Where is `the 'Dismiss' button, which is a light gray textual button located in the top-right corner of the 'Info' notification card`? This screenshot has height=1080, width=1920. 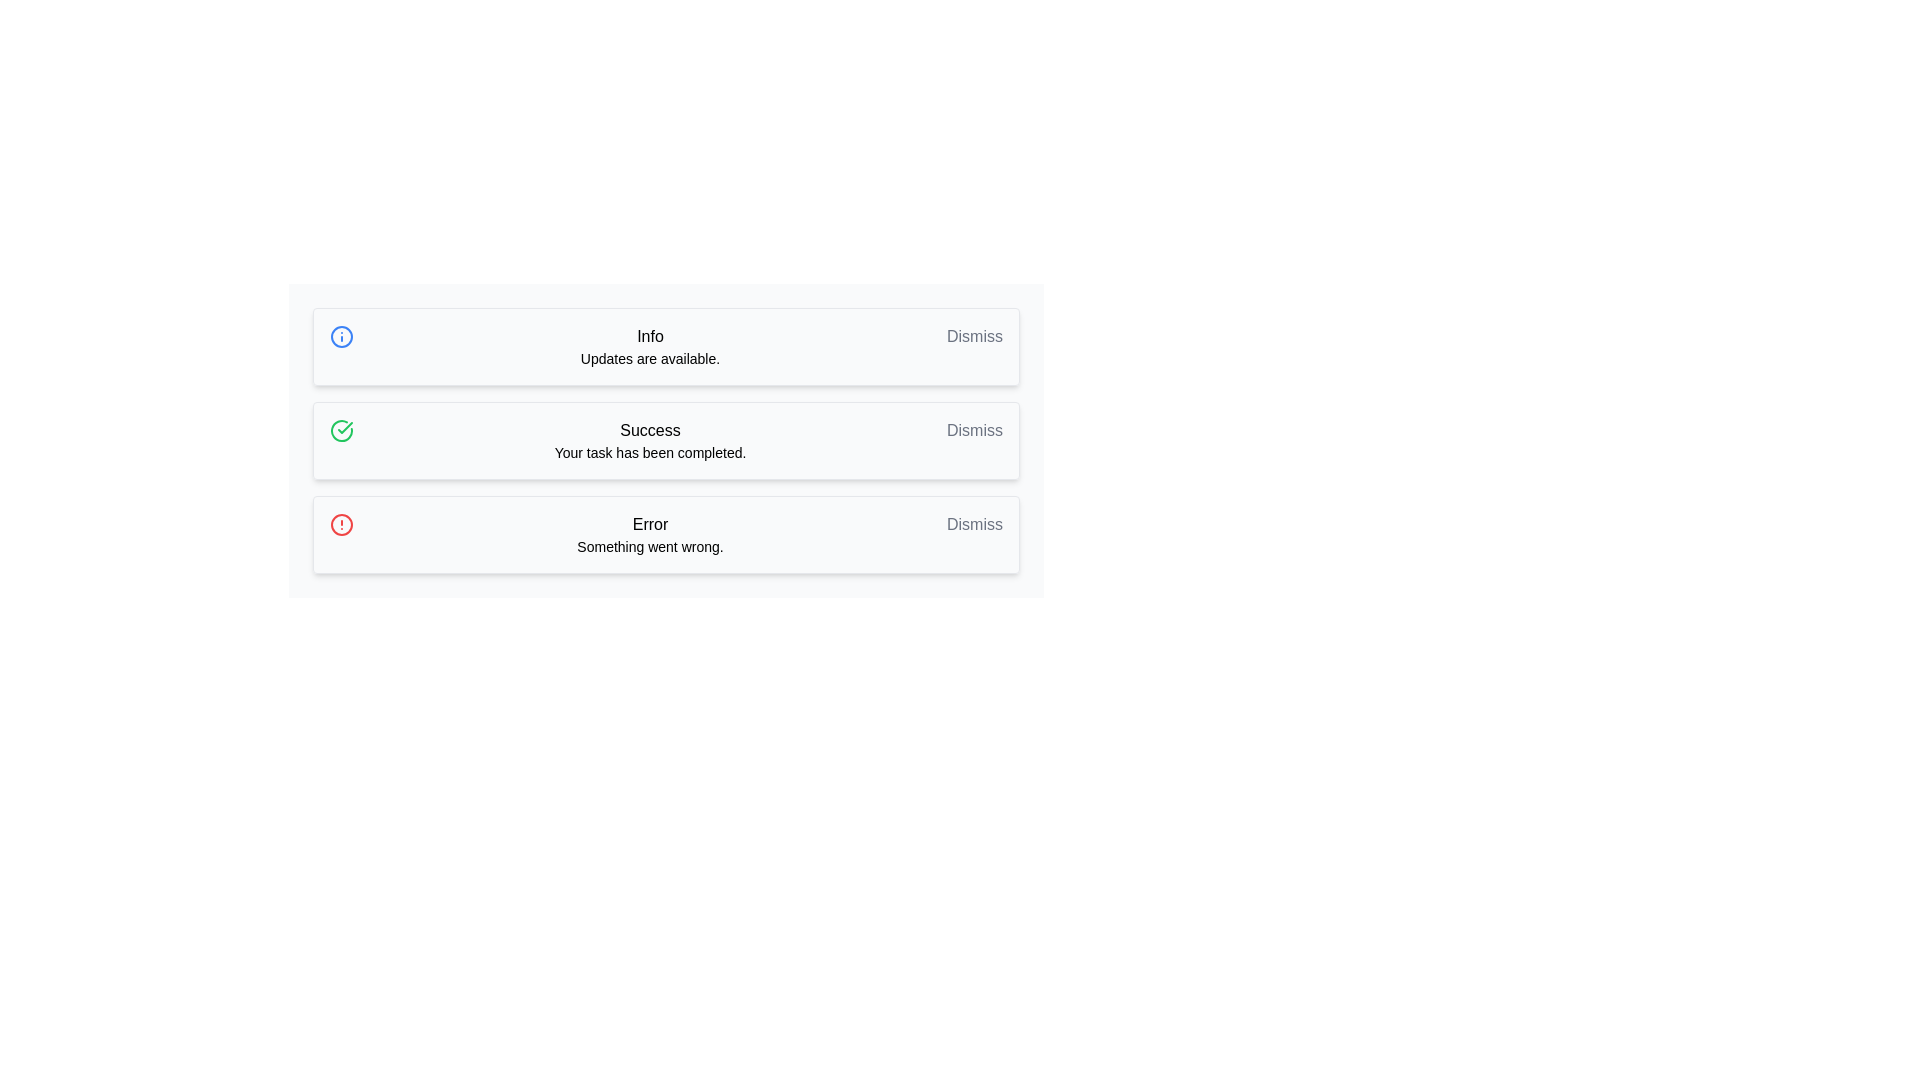 the 'Dismiss' button, which is a light gray textual button located in the top-right corner of the 'Info' notification card is located at coordinates (974, 335).